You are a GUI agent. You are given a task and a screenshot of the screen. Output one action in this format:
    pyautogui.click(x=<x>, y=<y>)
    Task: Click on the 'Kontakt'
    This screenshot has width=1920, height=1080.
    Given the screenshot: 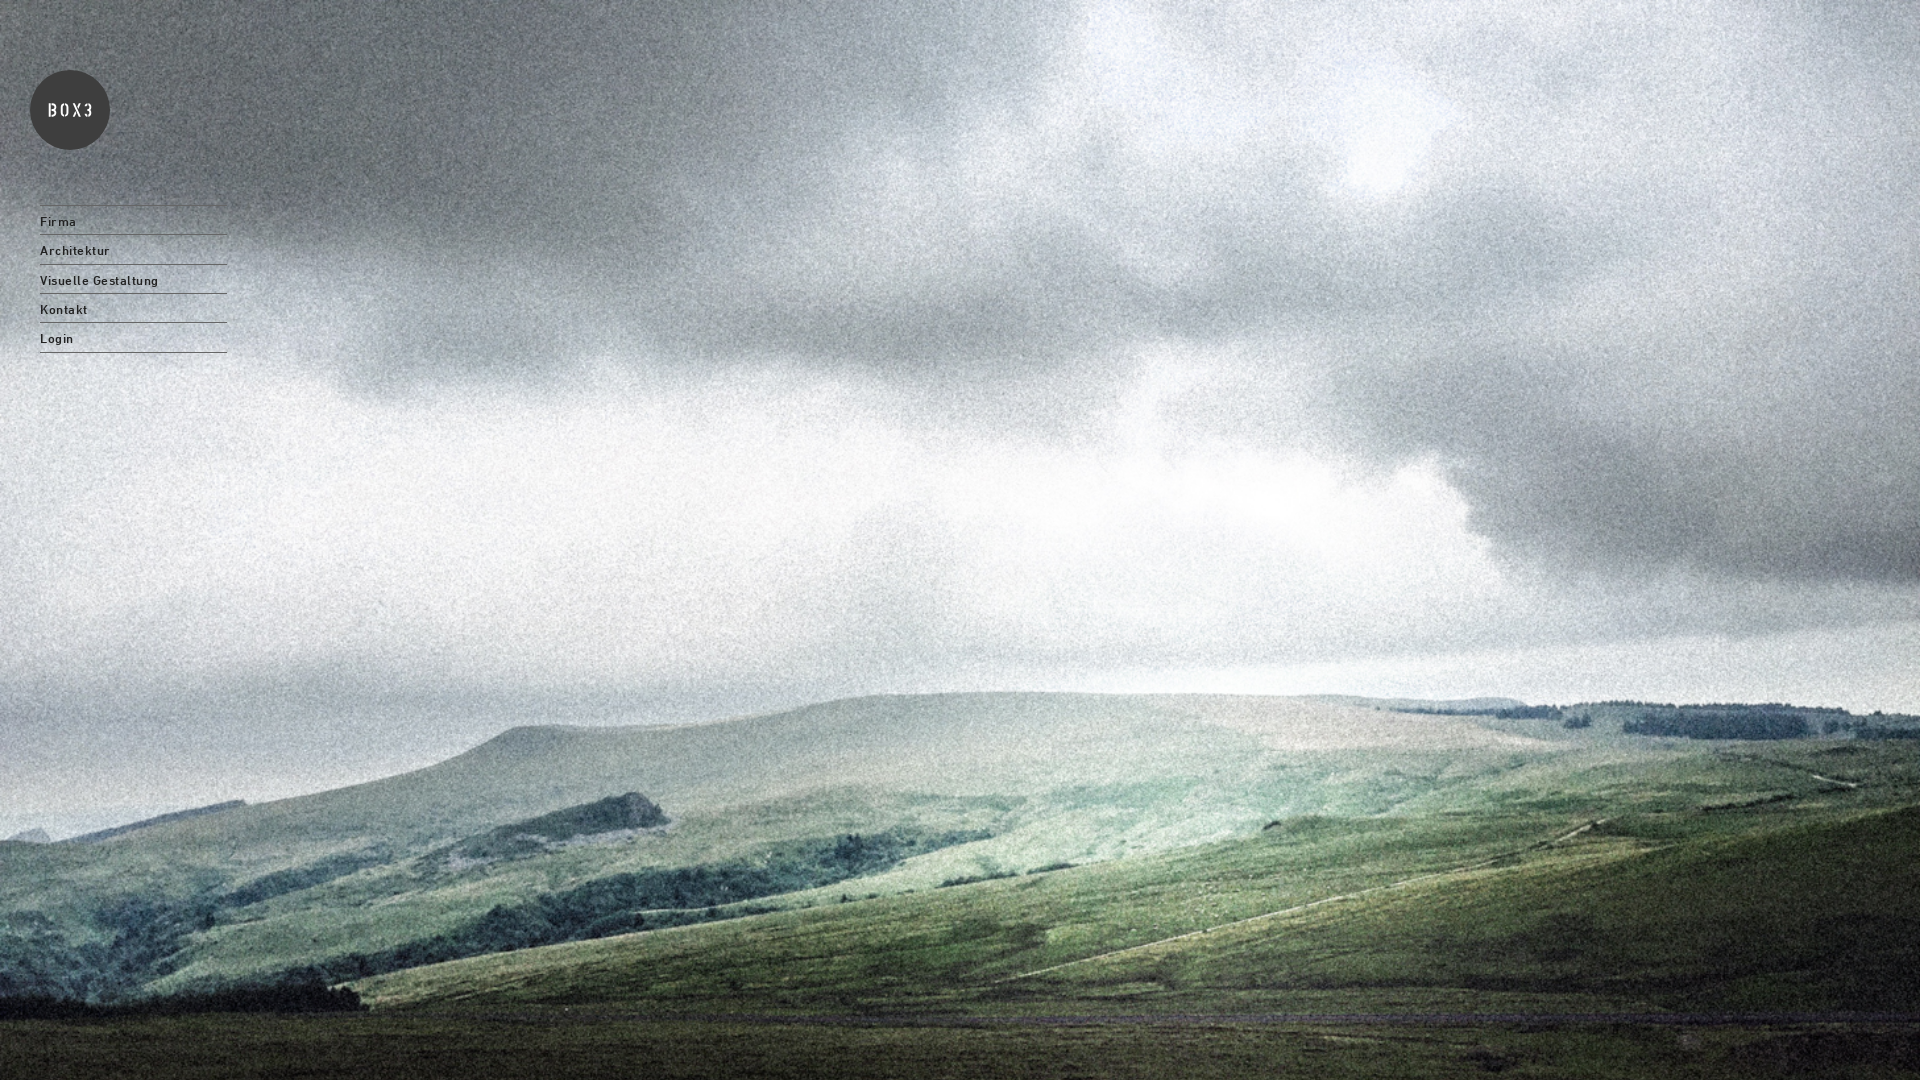 What is the action you would take?
    pyautogui.click(x=132, y=308)
    